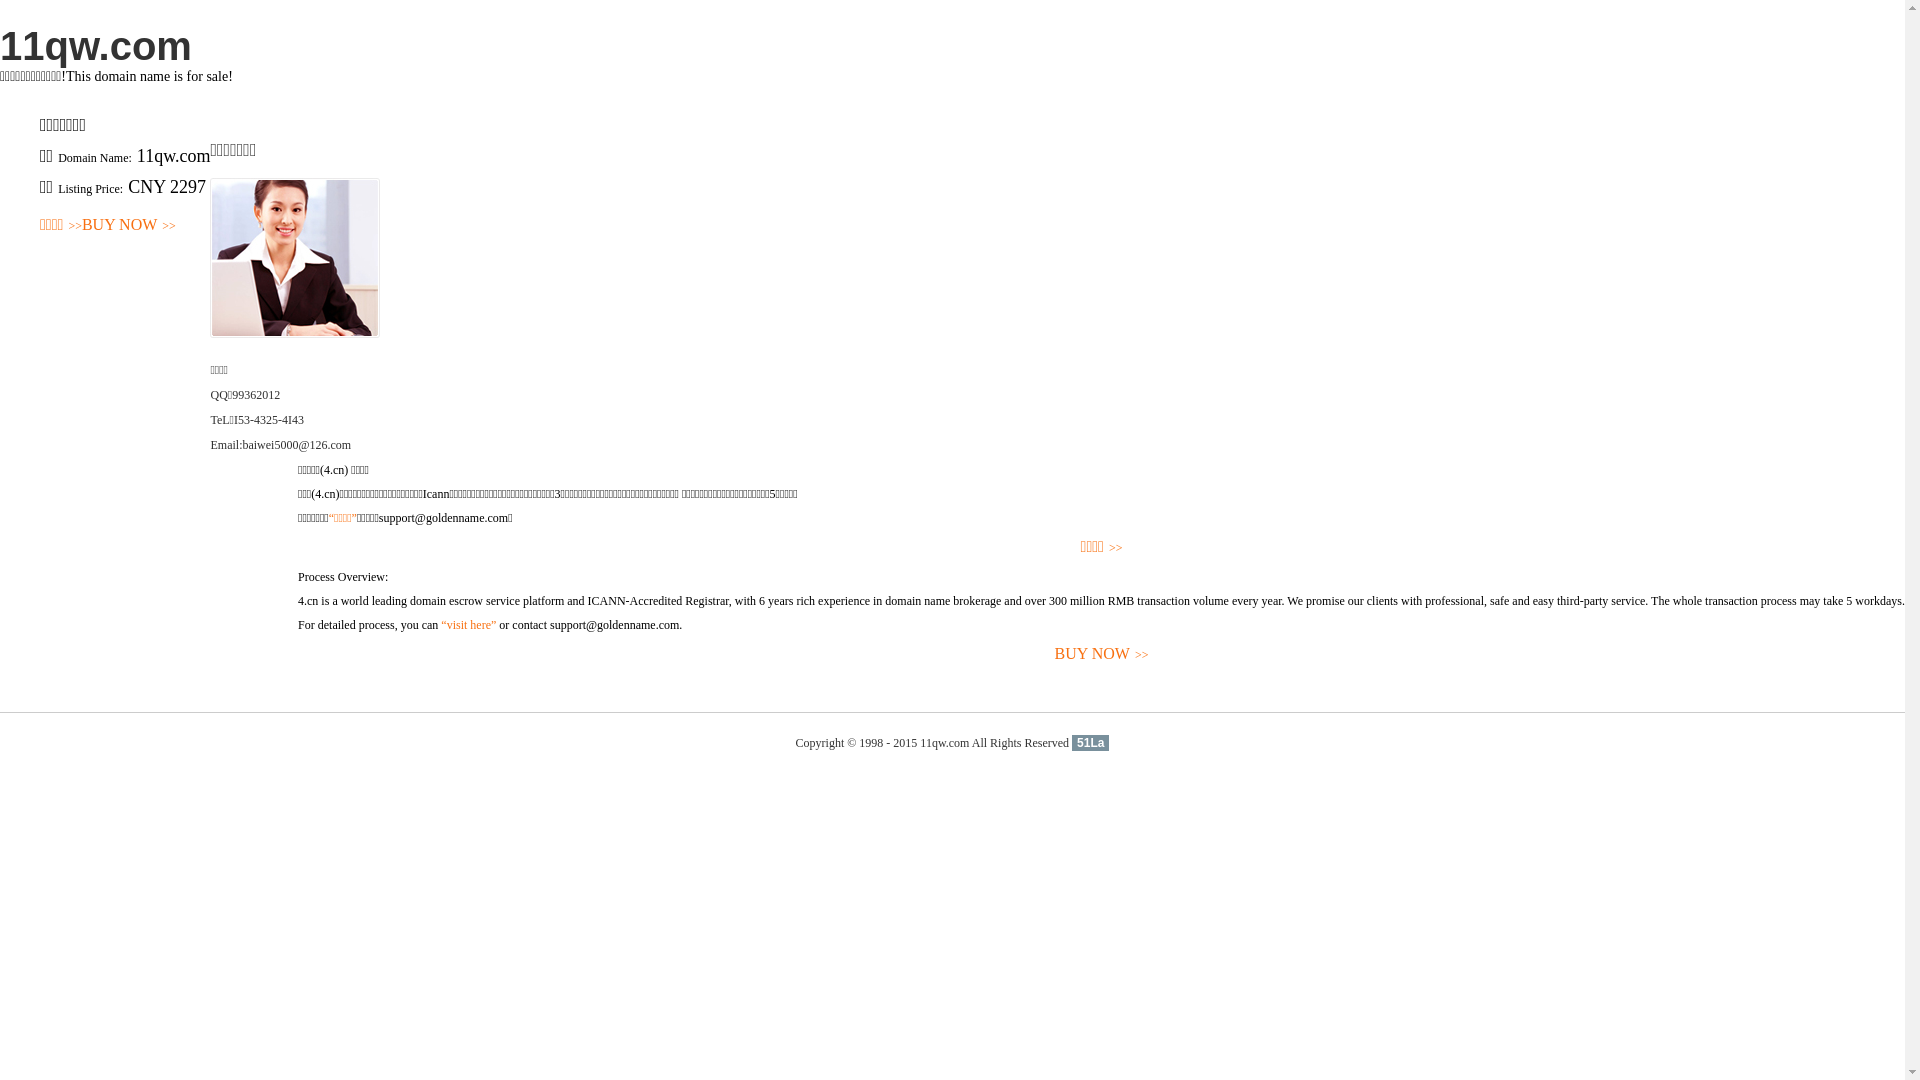  Describe the element at coordinates (1100, 654) in the screenshot. I see `'BUY NOW>>'` at that location.